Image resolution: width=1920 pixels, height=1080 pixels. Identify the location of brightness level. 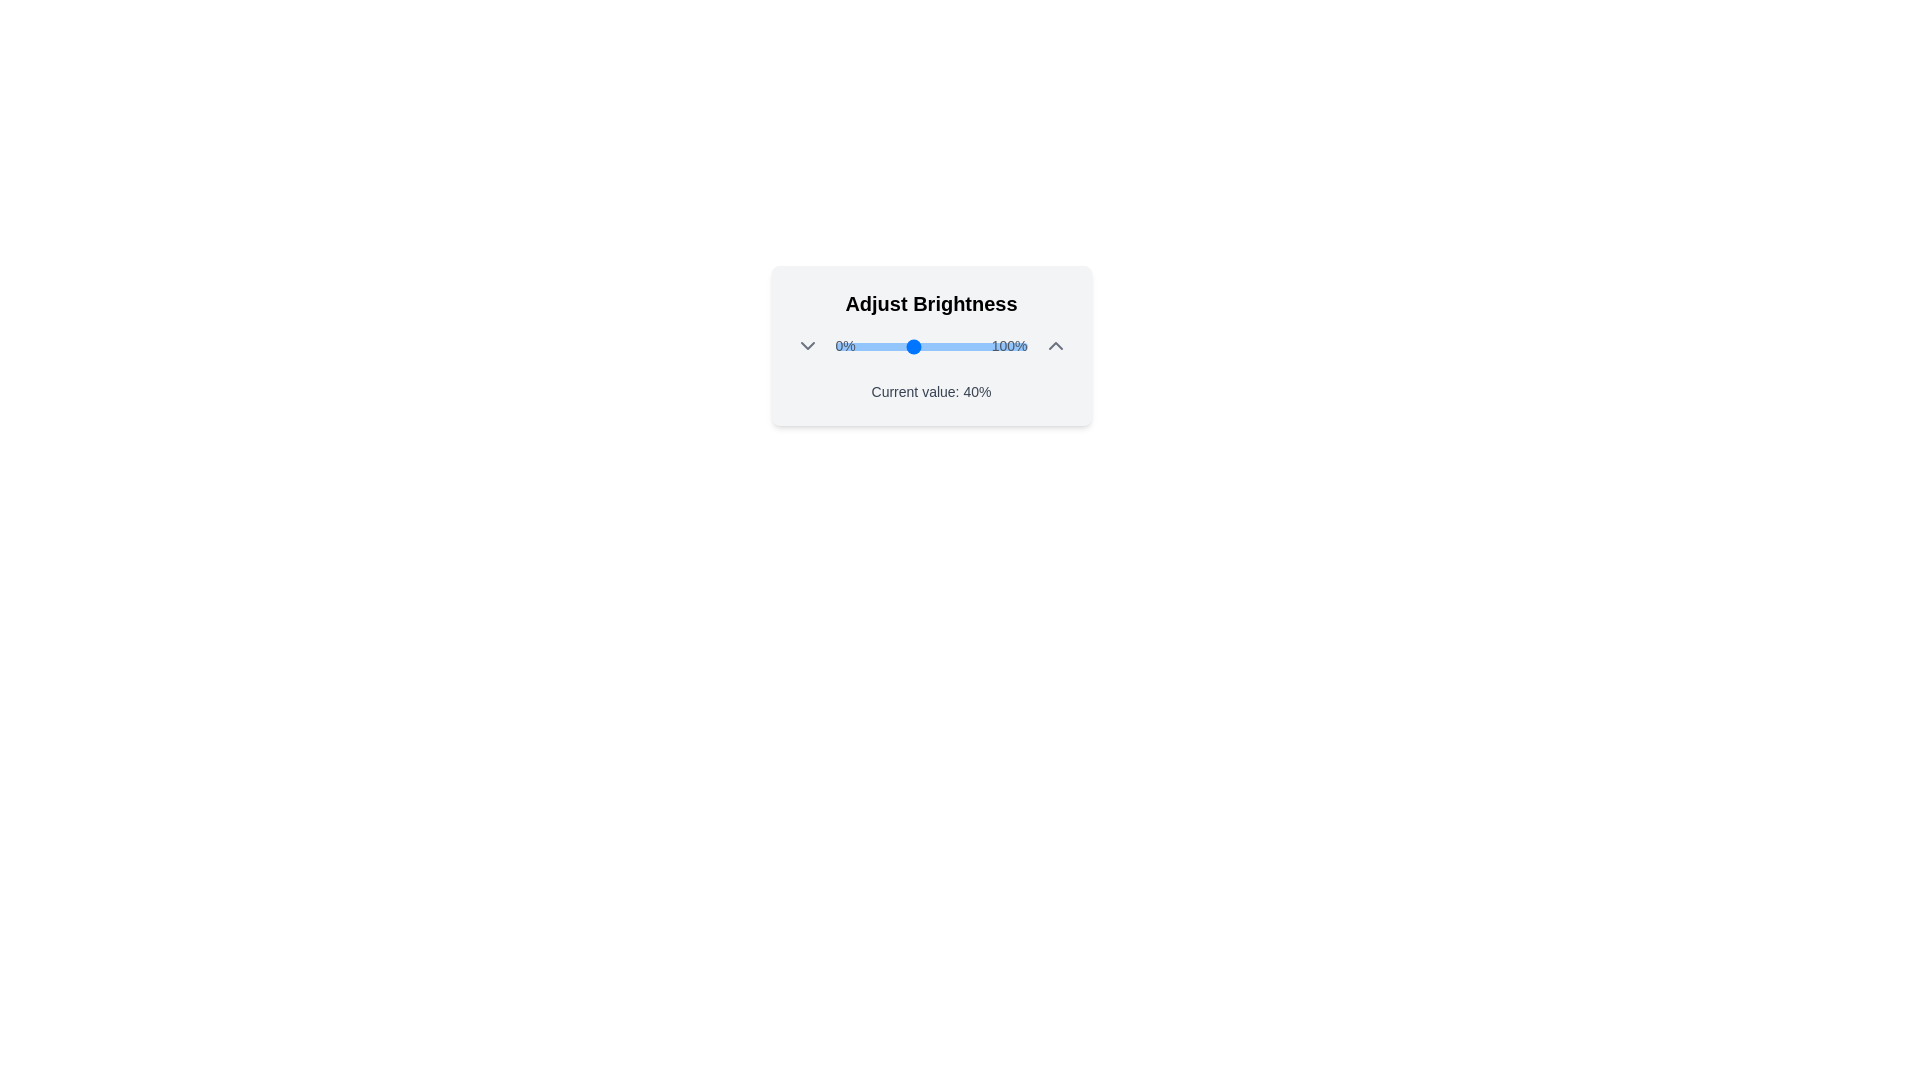
(896, 346).